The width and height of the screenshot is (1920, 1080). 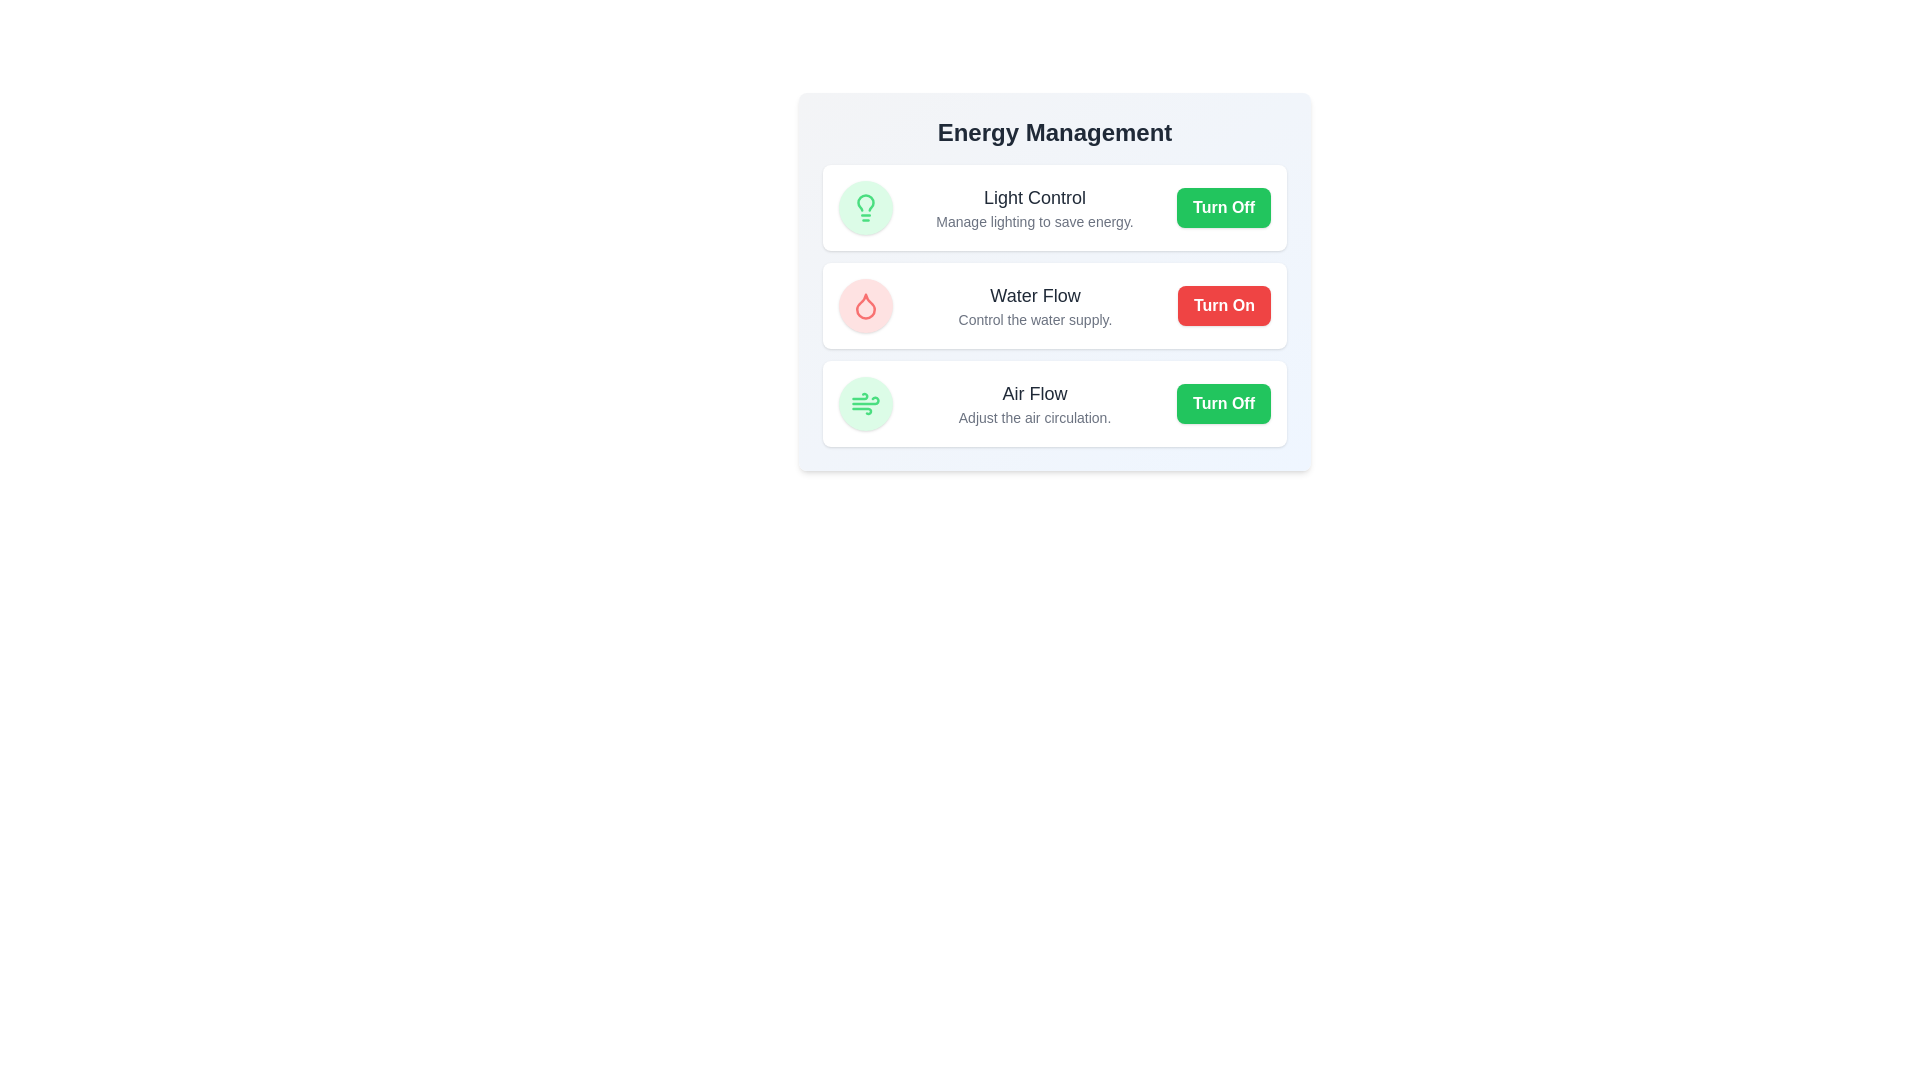 I want to click on the text element that provides information about the water flow control feature, positioned centrally between the 'Light Control' and 'Air Flow' sections, so click(x=1035, y=305).